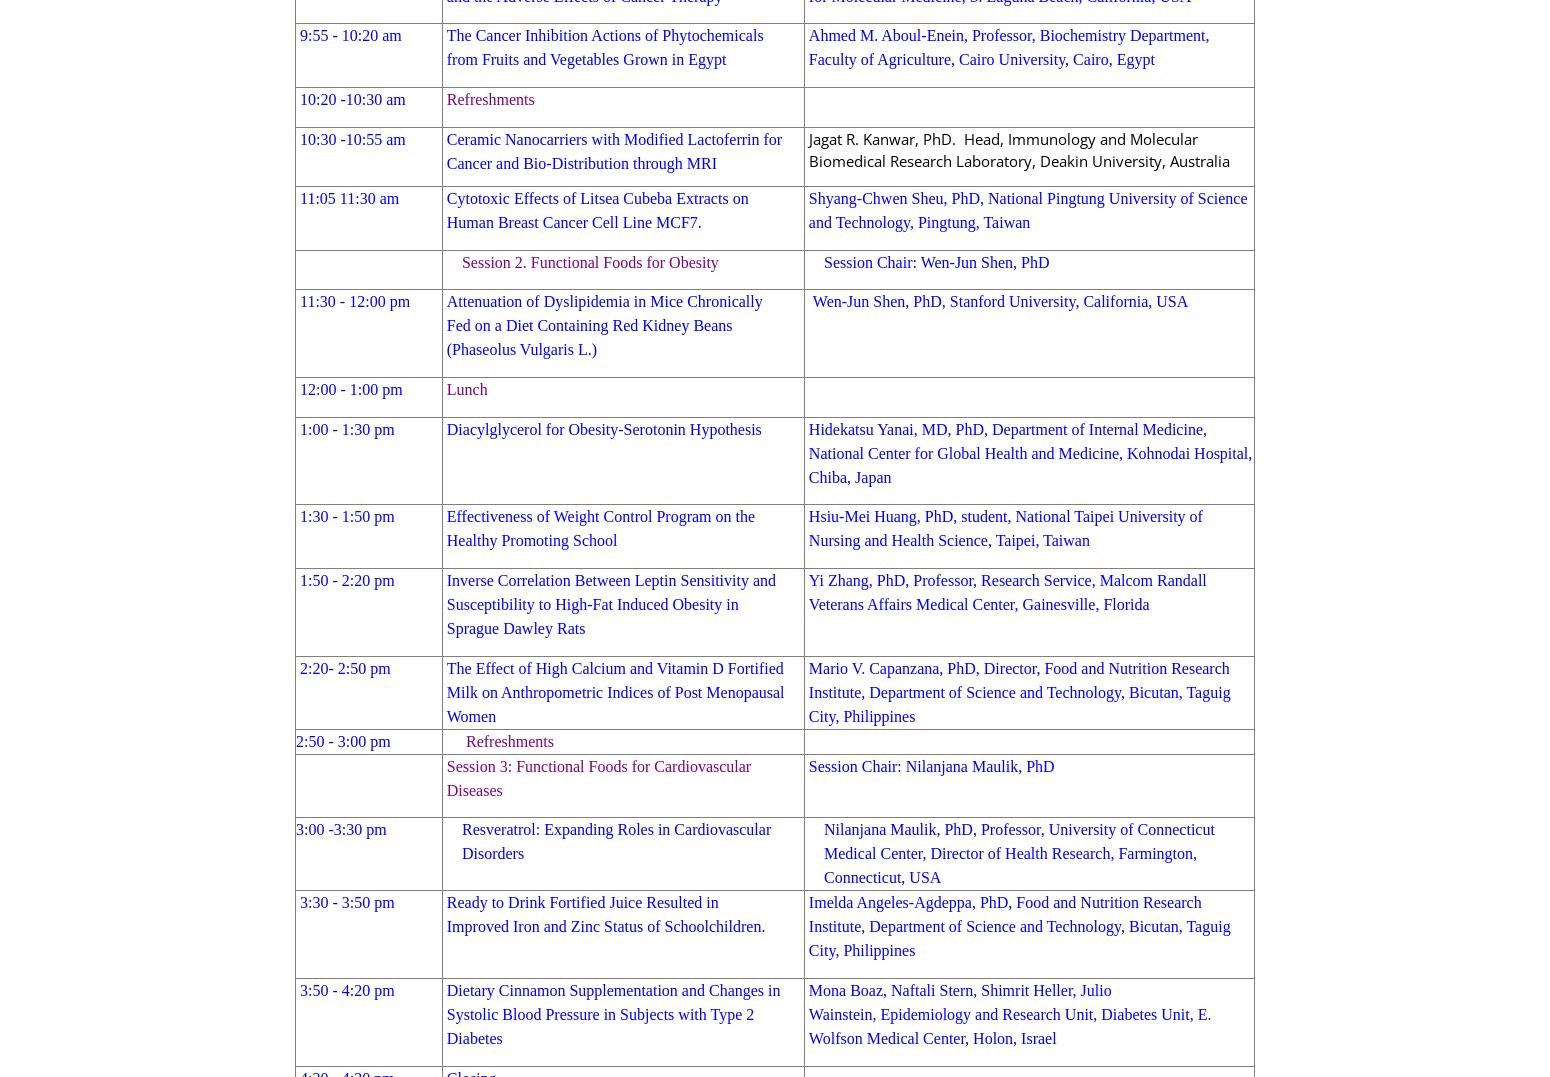 The width and height of the screenshot is (1550, 1077). What do you see at coordinates (1006, 591) in the screenshot?
I see `'Yi Zhang, PhD, Professor, Research Service, Malcom Randall Veterans Affairs Medical Center, Gainesville, Florida'` at bounding box center [1006, 591].